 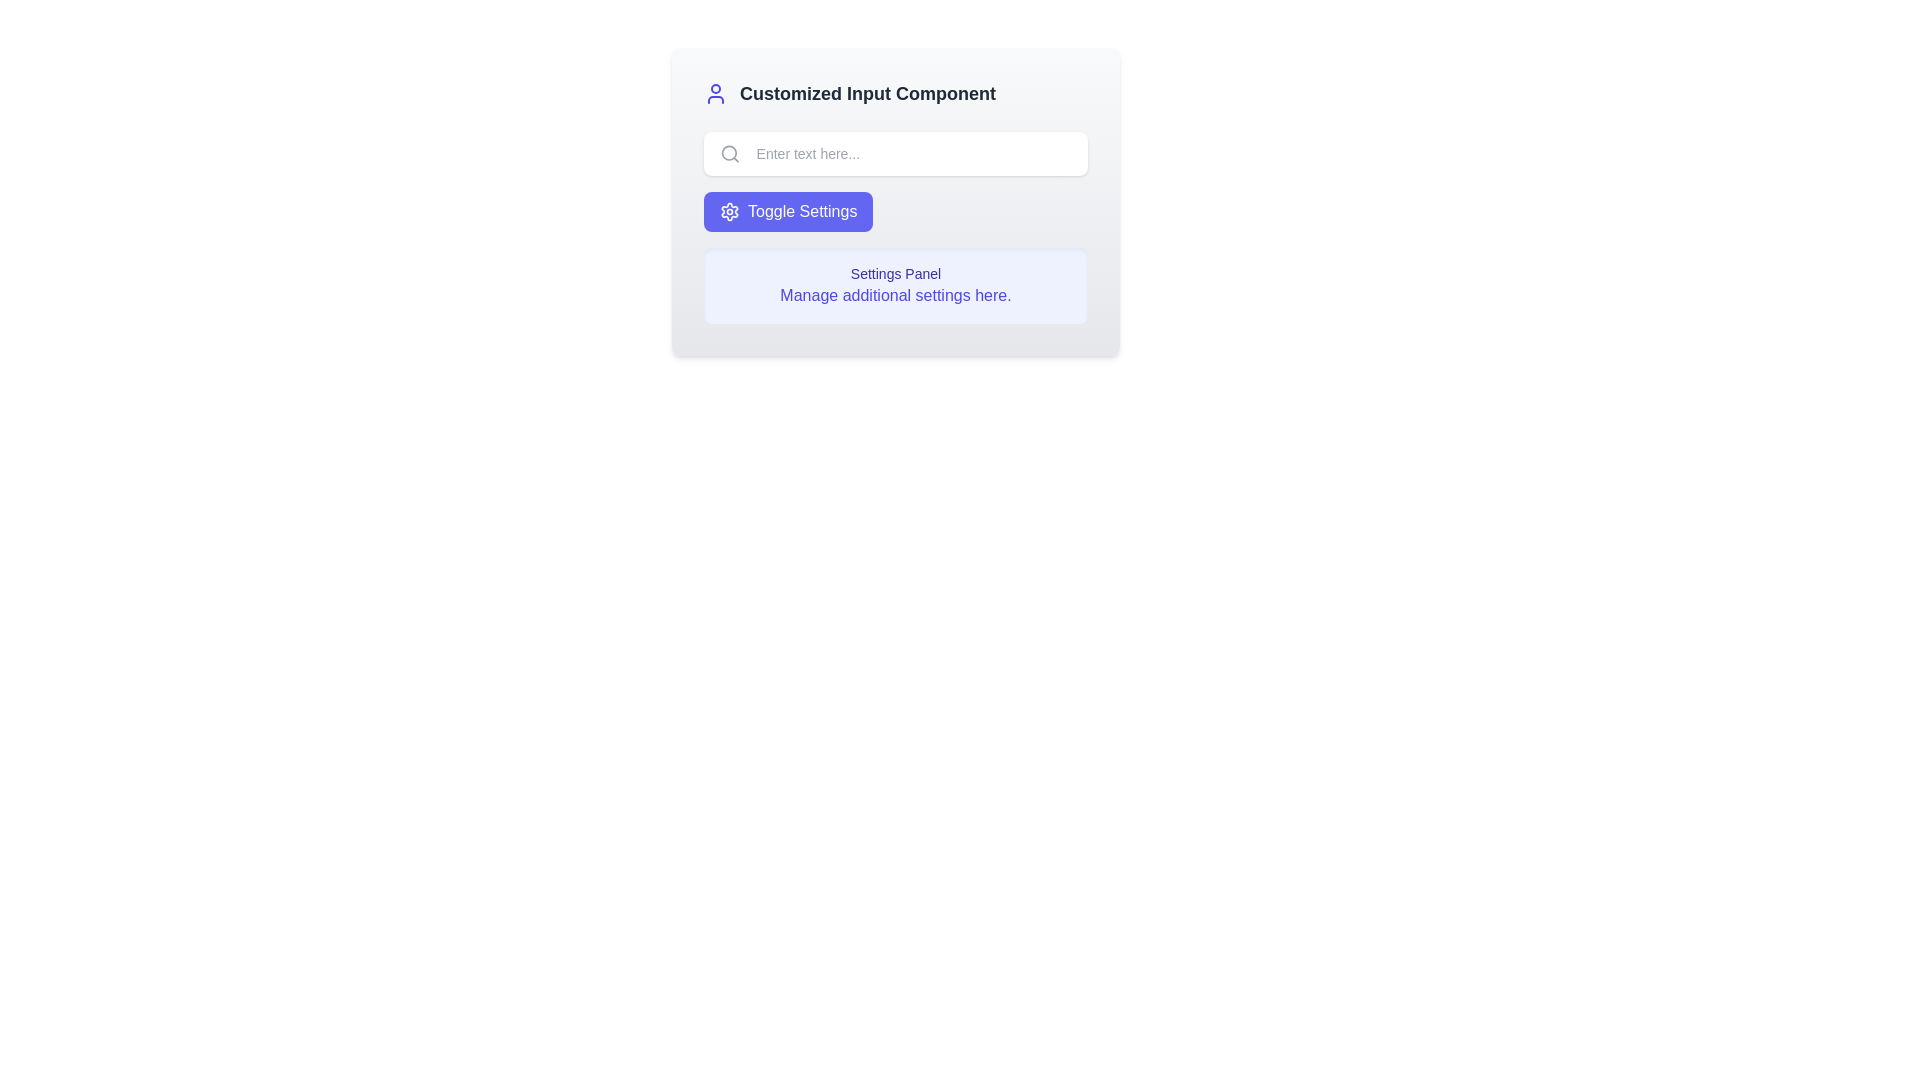 What do you see at coordinates (728, 212) in the screenshot?
I see `the gear icon within the 'Toggle Settings' button` at bounding box center [728, 212].